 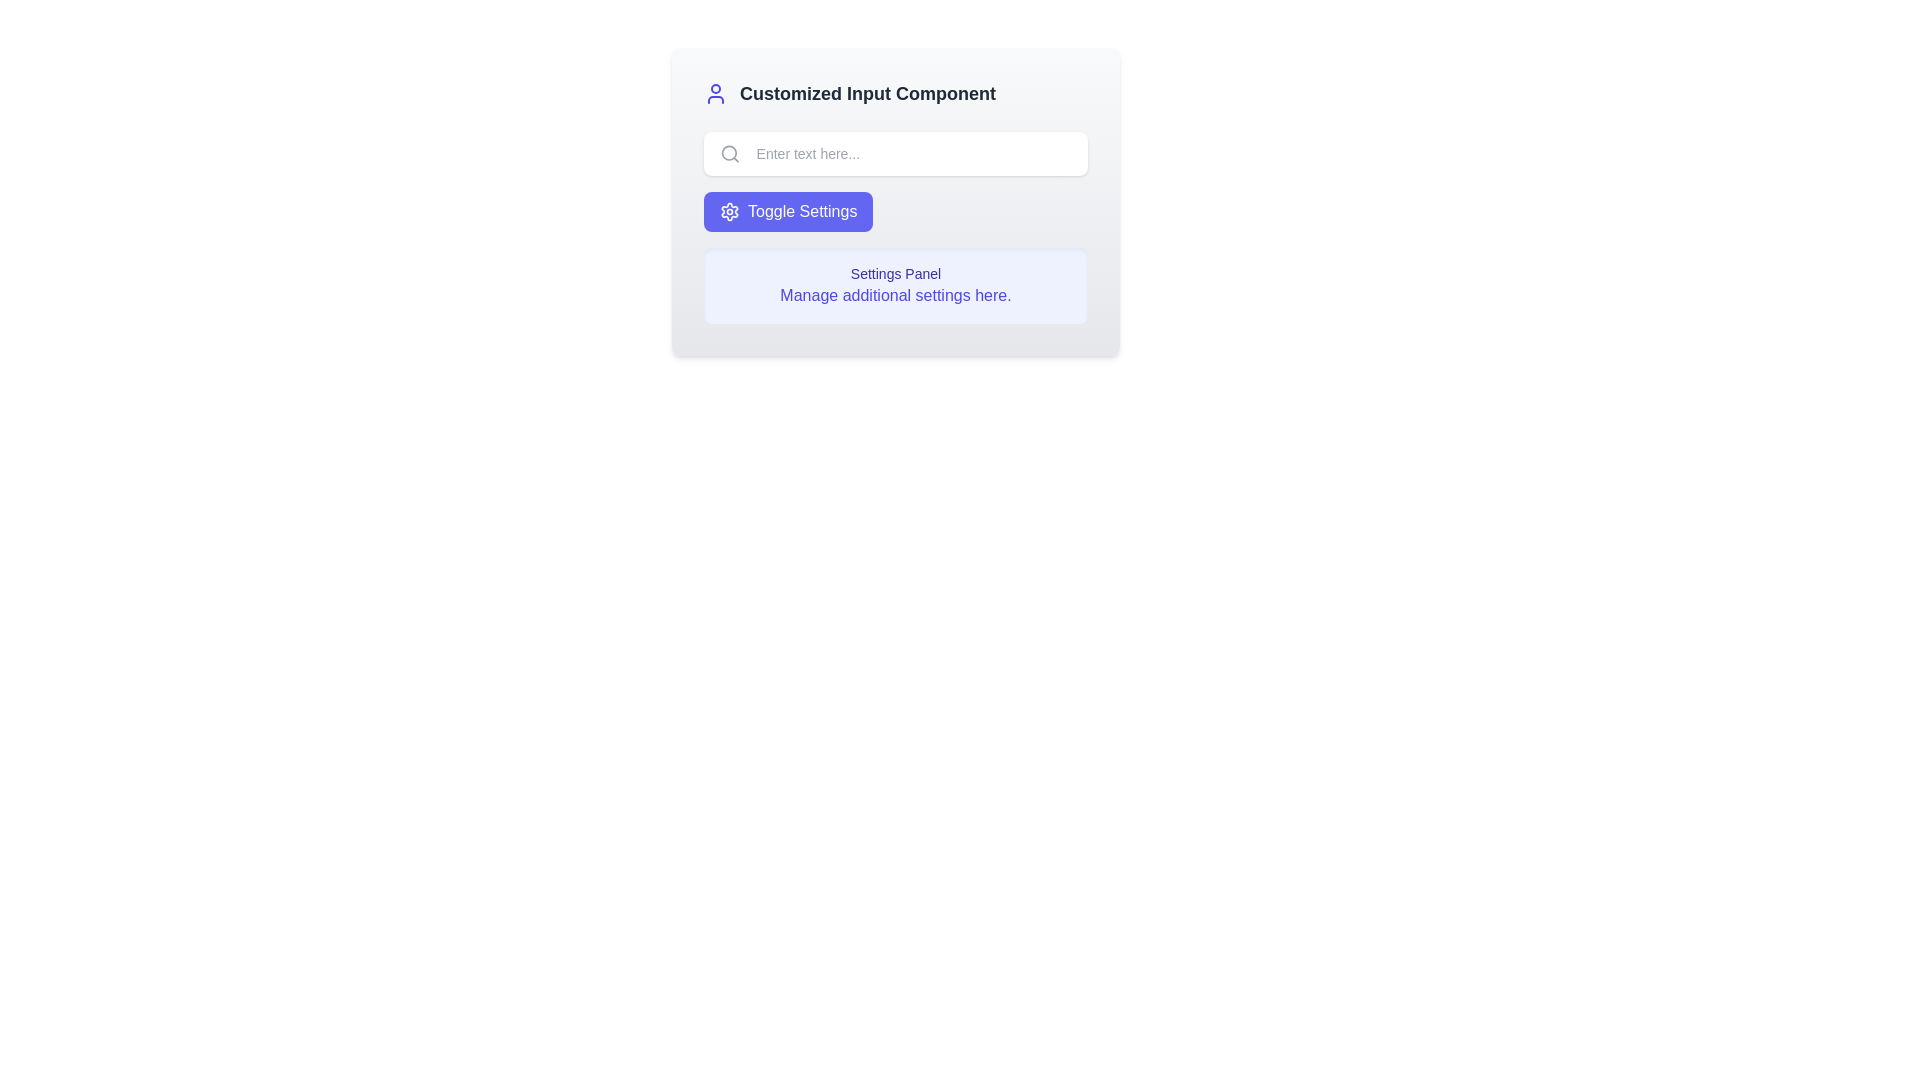 What do you see at coordinates (728, 212) in the screenshot?
I see `the gear icon within the 'Toggle Settings' button` at bounding box center [728, 212].